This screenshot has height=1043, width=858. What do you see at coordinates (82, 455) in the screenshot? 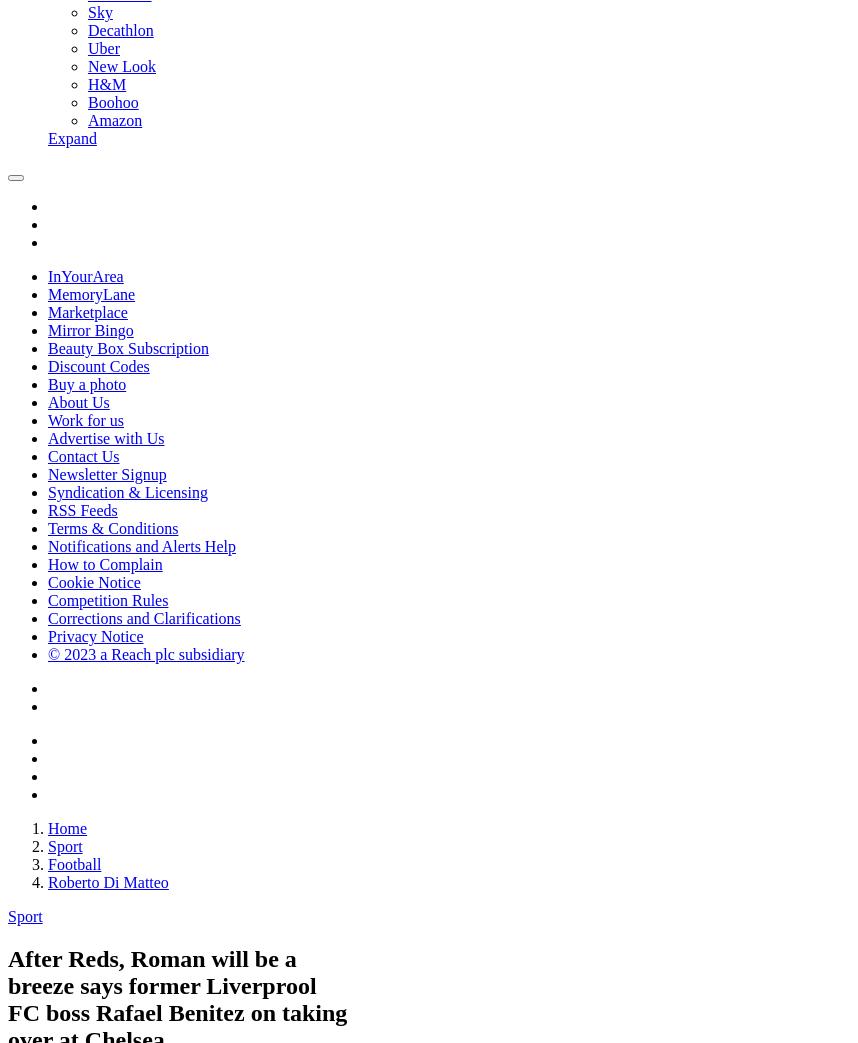
I see `'Contact Us'` at bounding box center [82, 455].